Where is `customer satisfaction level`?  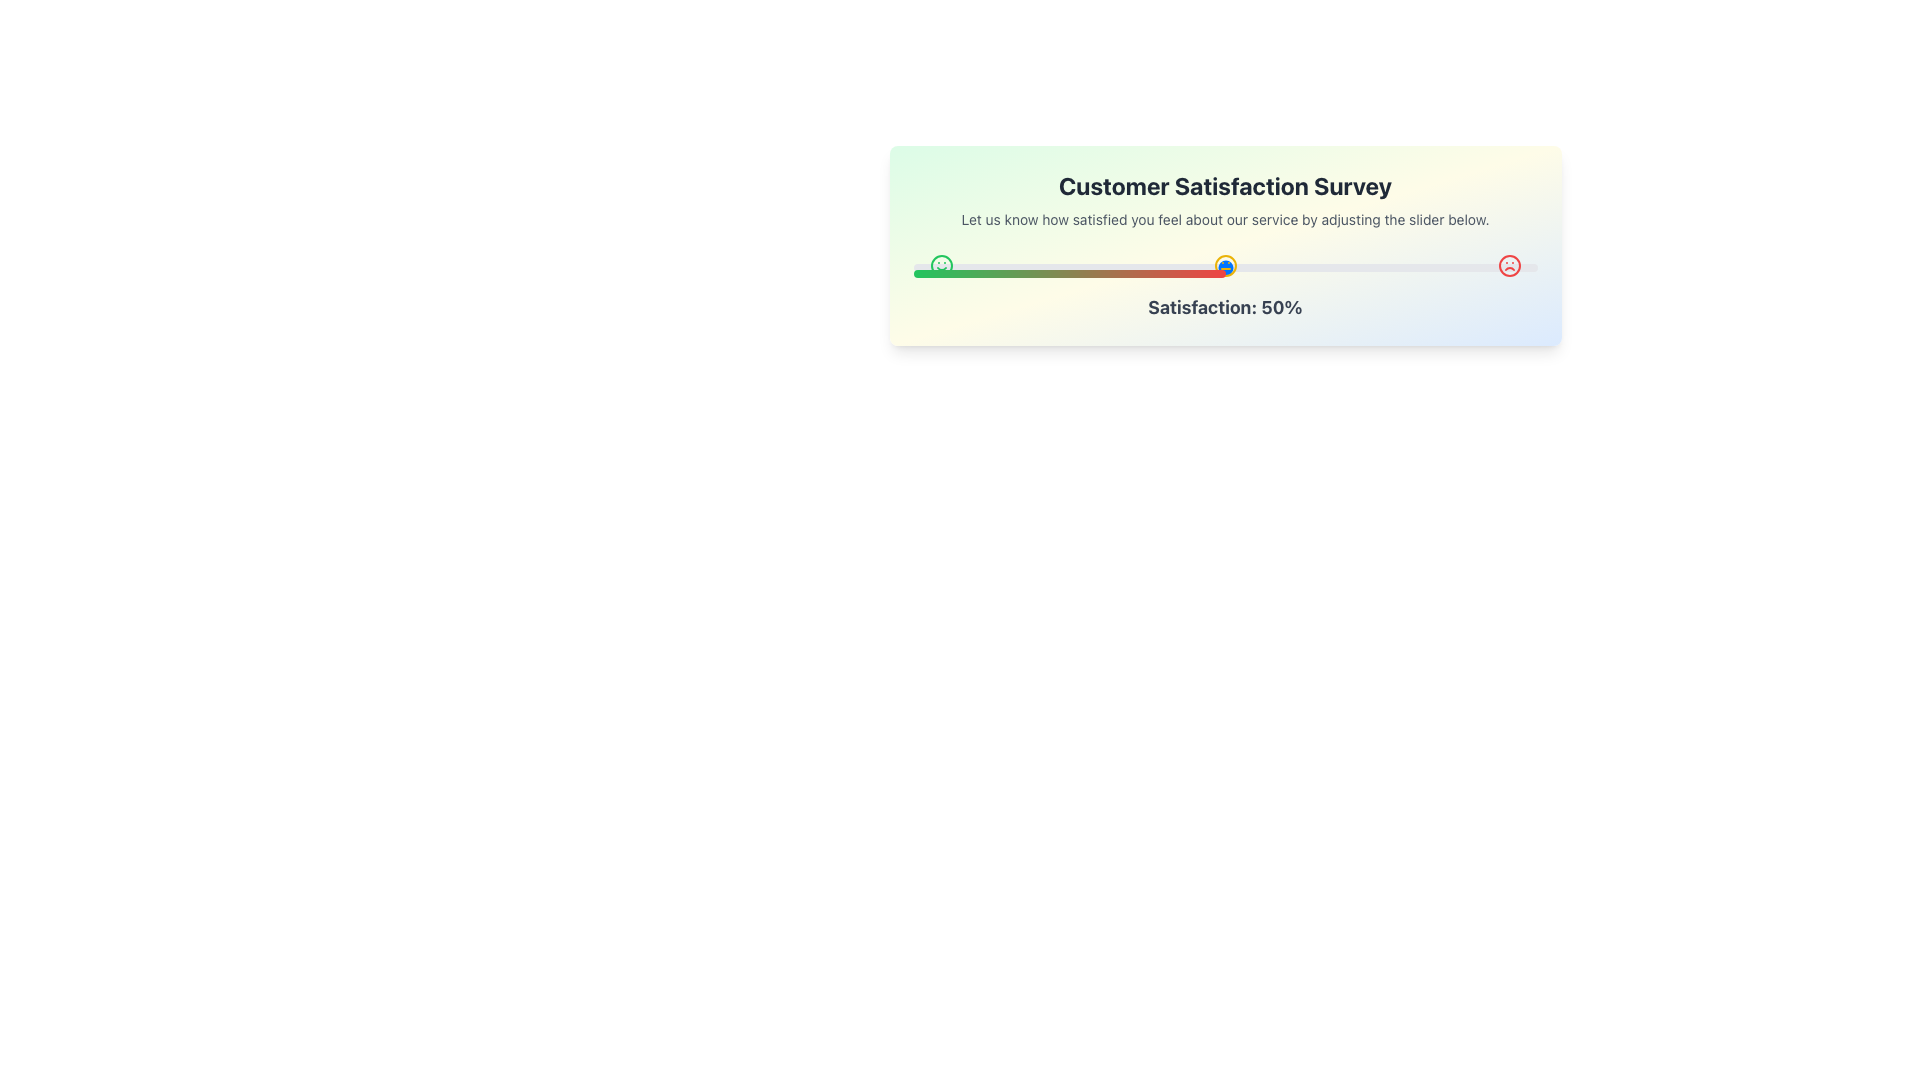
customer satisfaction level is located at coordinates (1411, 266).